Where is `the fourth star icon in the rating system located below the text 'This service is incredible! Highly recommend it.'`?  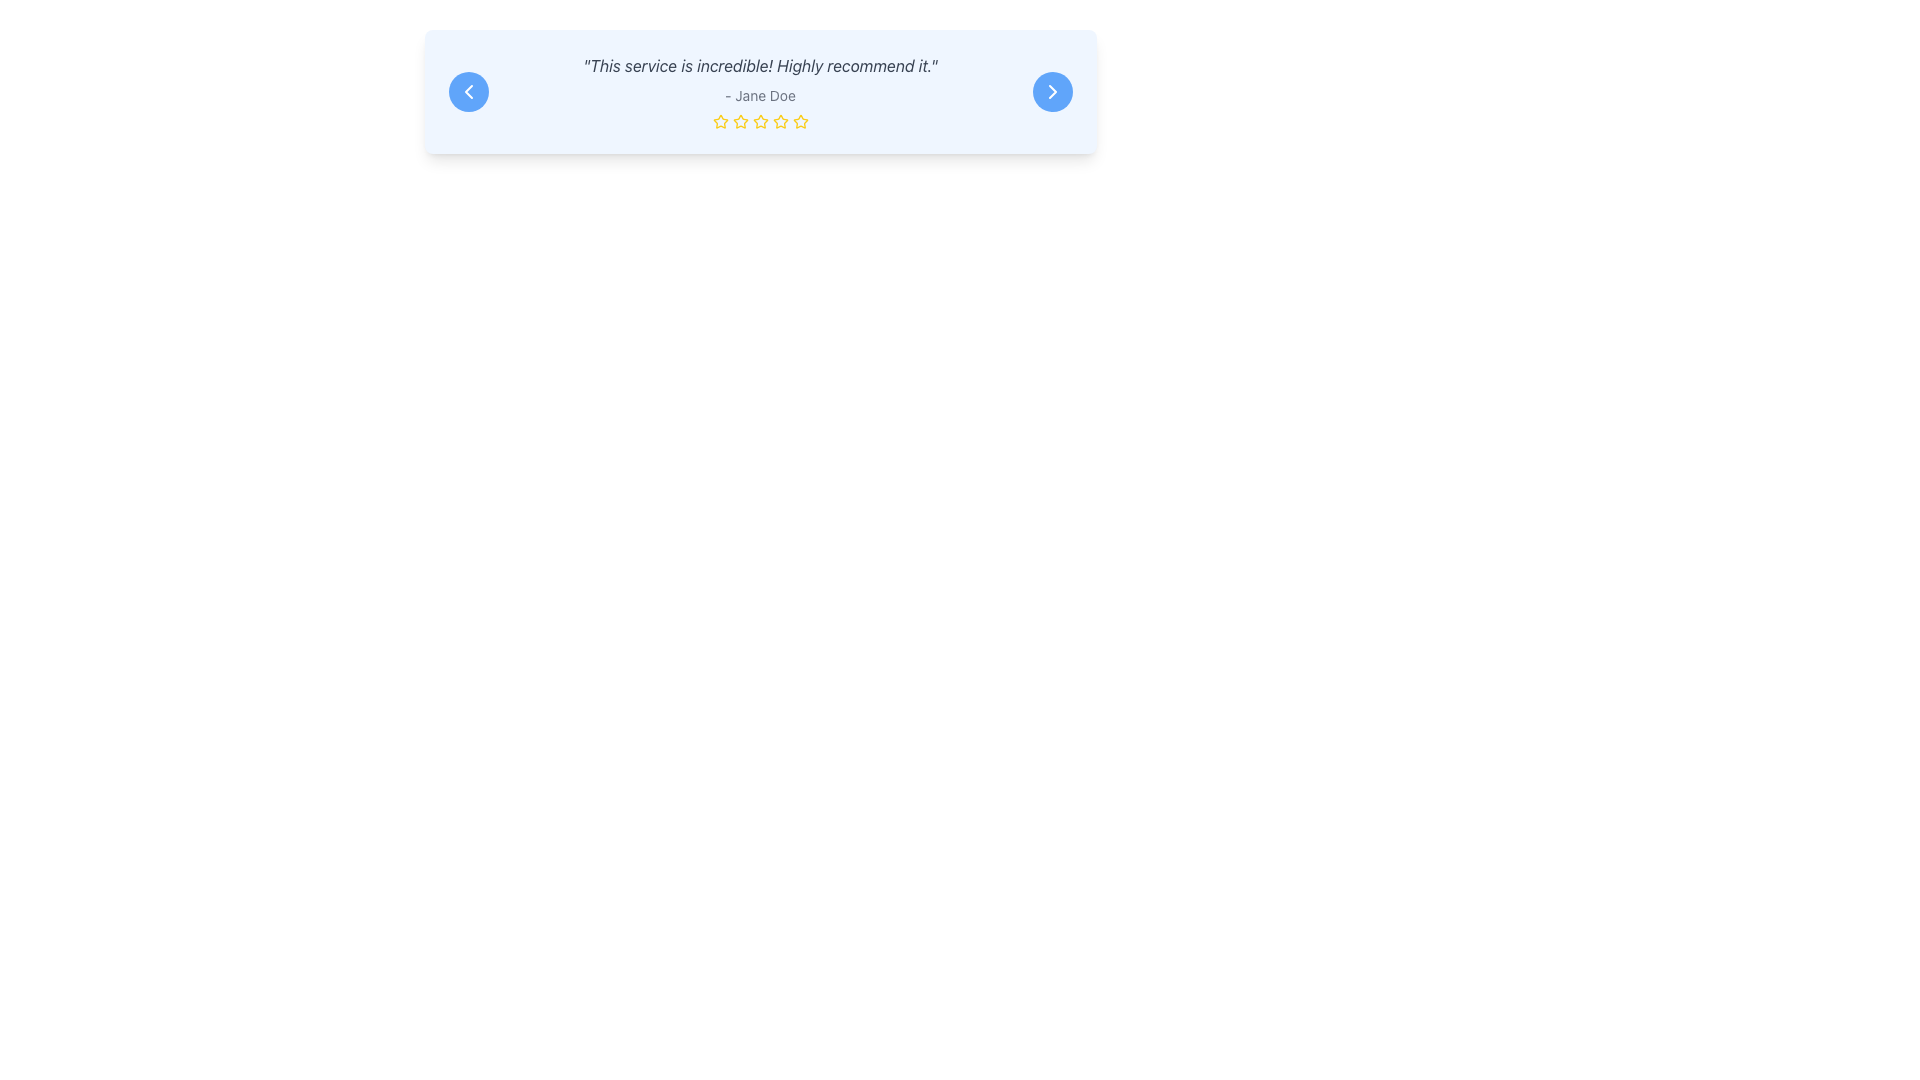
the fourth star icon in the rating system located below the text 'This service is incredible! Highly recommend it.' is located at coordinates (779, 121).